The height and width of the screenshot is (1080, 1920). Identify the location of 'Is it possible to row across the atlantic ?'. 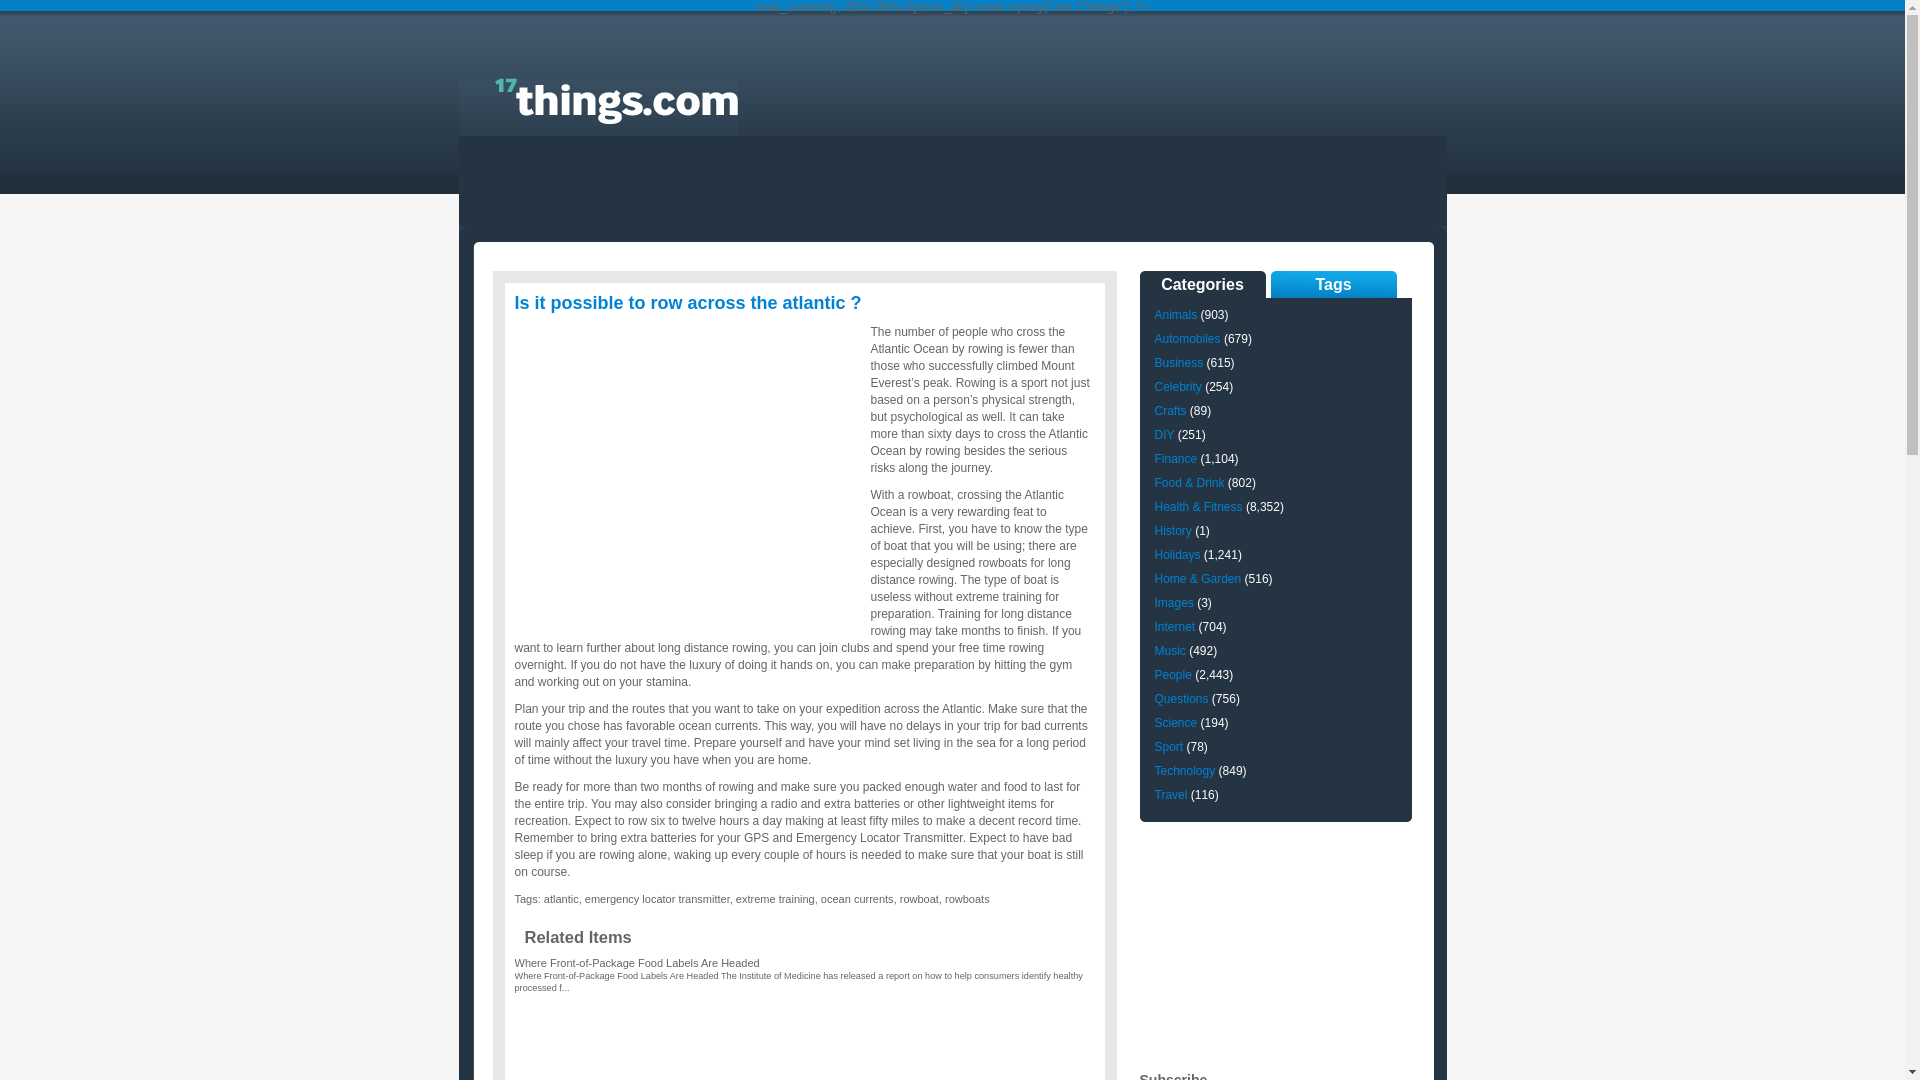
(687, 303).